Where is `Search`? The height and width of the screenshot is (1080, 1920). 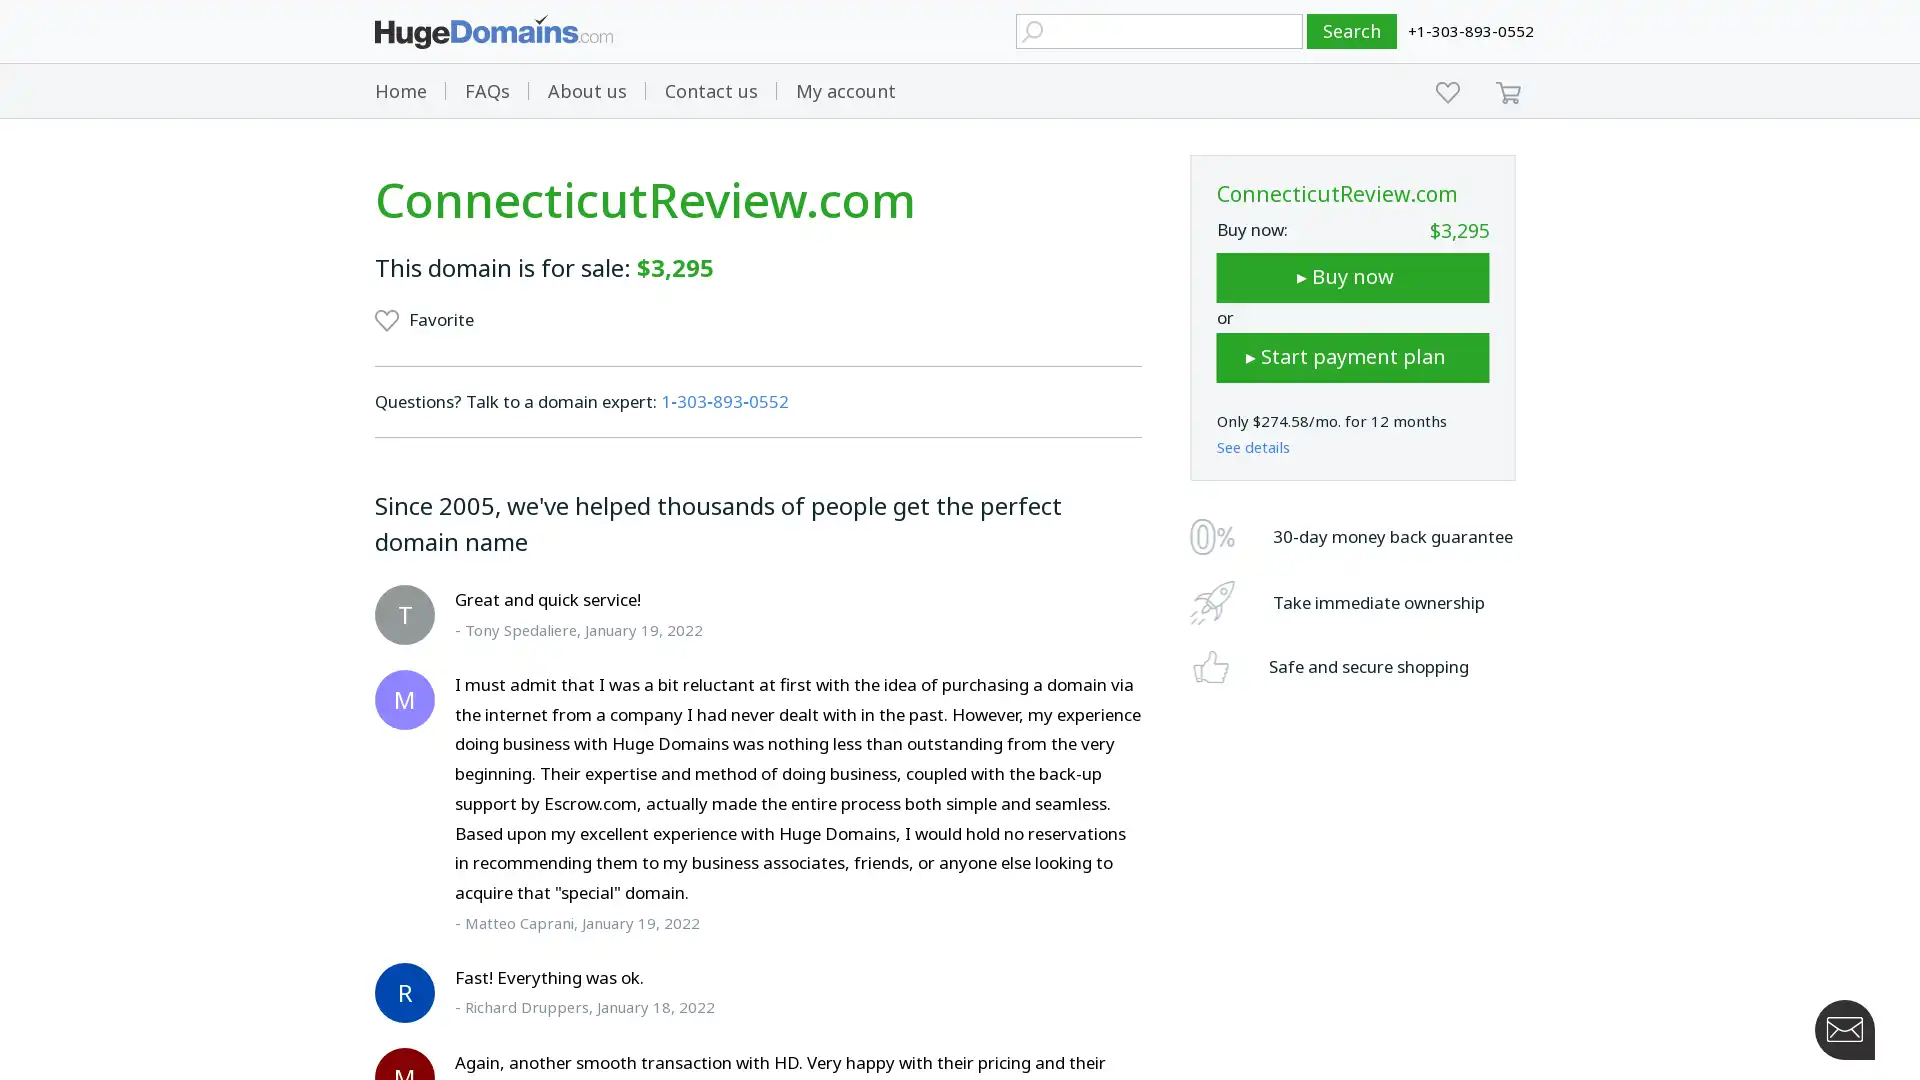
Search is located at coordinates (1352, 31).